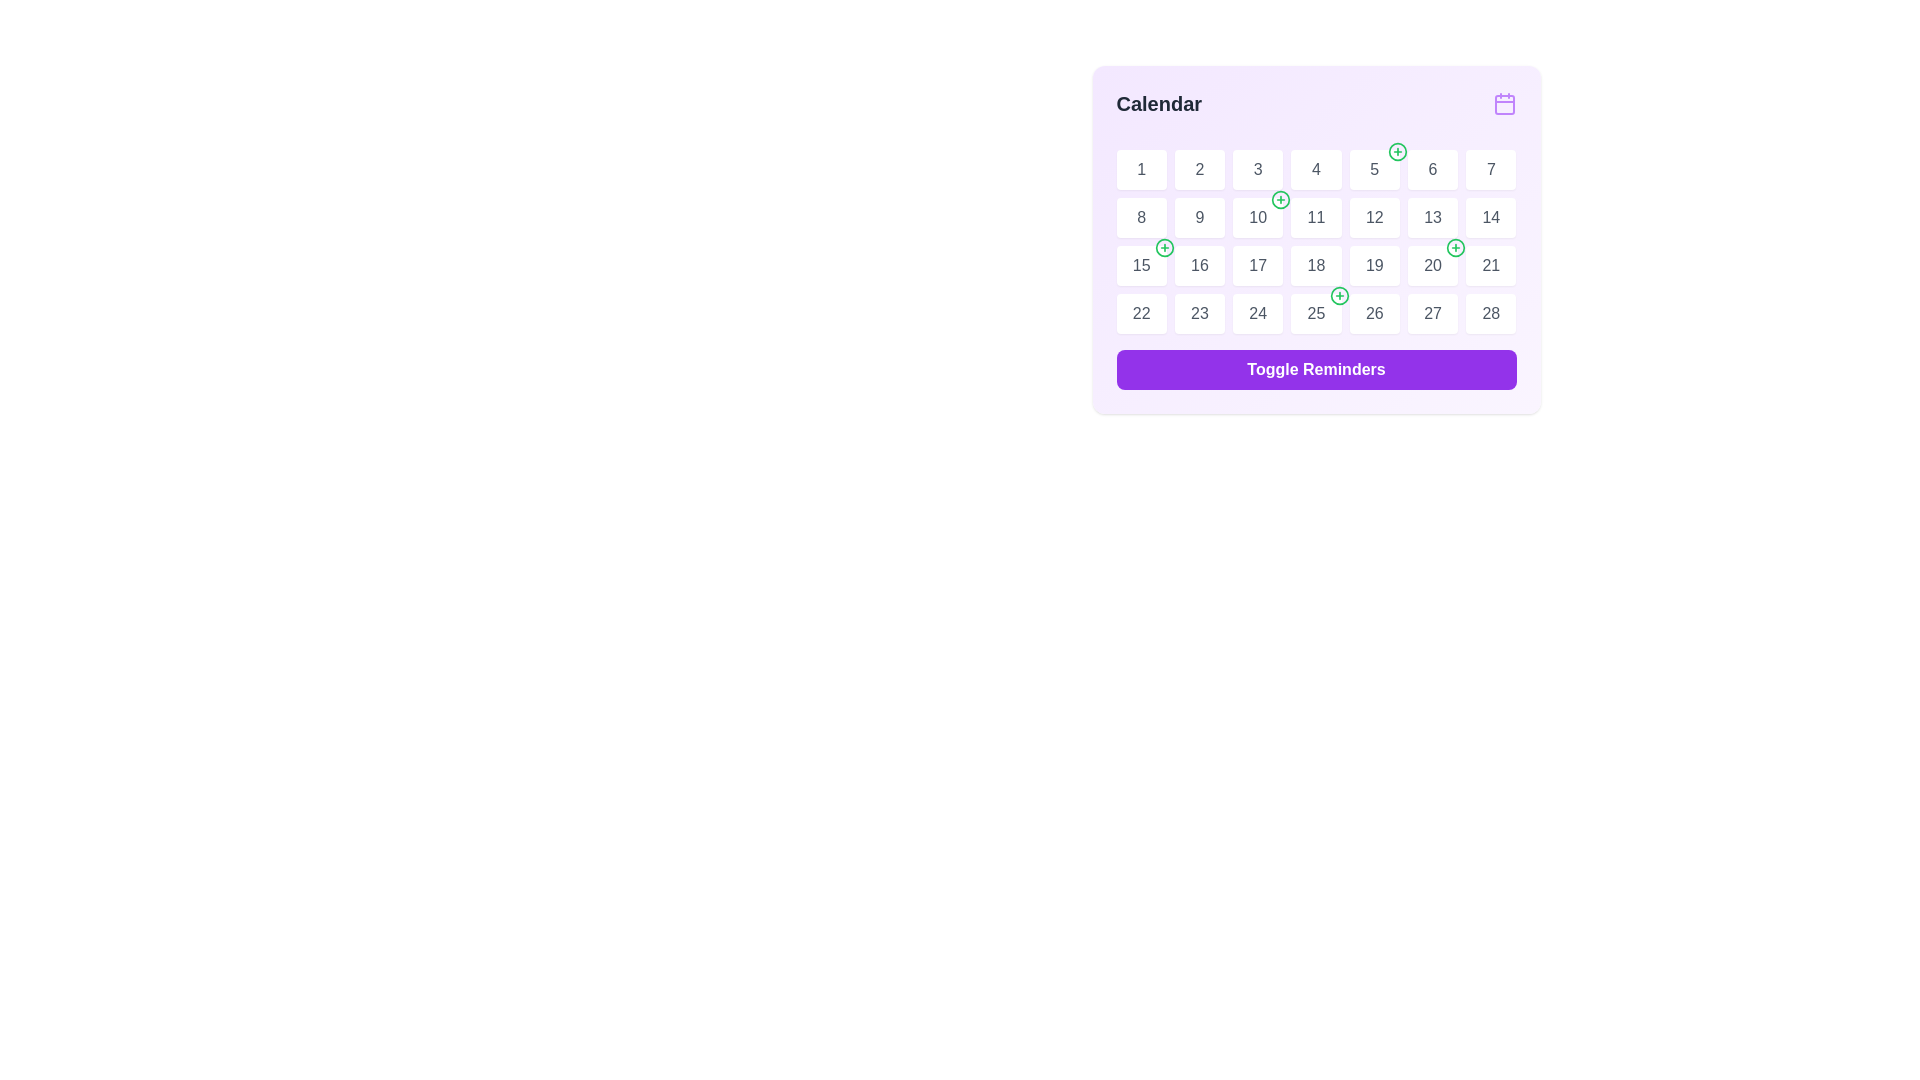 This screenshot has width=1920, height=1080. Describe the element at coordinates (1141, 265) in the screenshot. I see `the details of the date box showing '15' in the calendar grid, which is located in the first column of the third row` at that location.